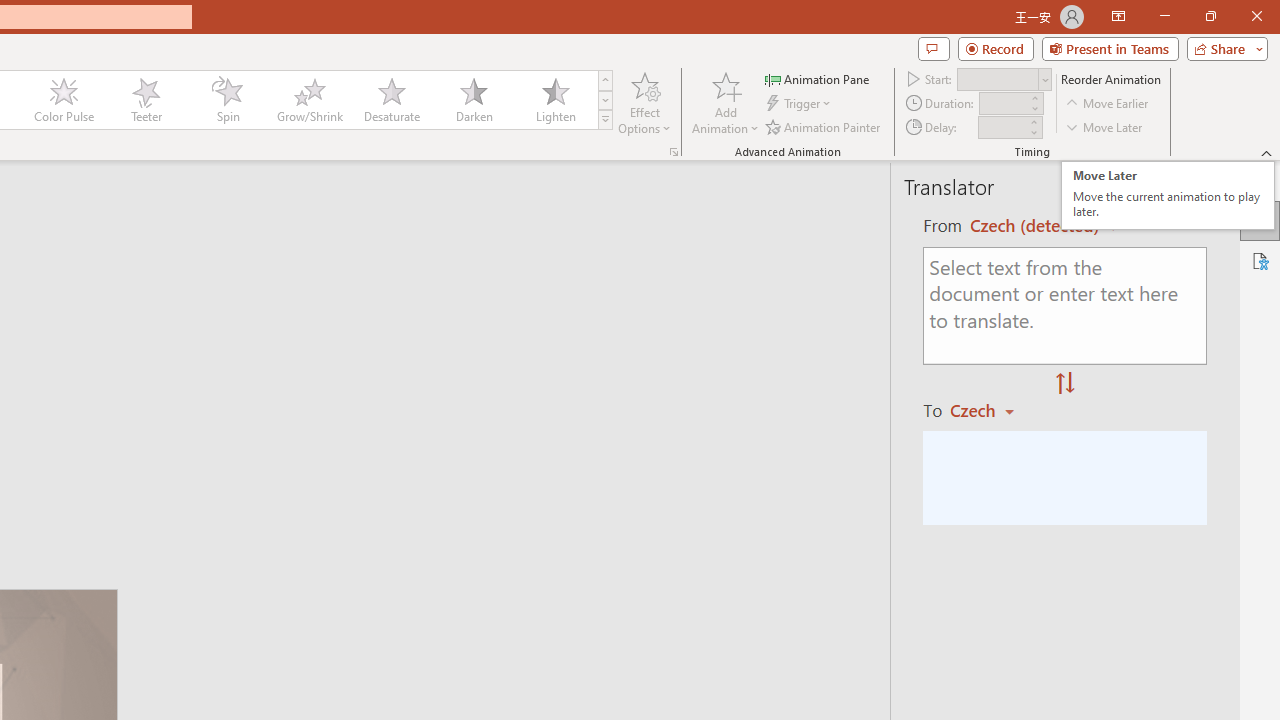 This screenshot has height=720, width=1280. I want to click on 'Swap "from" and "to" languages.', so click(1064, 384).